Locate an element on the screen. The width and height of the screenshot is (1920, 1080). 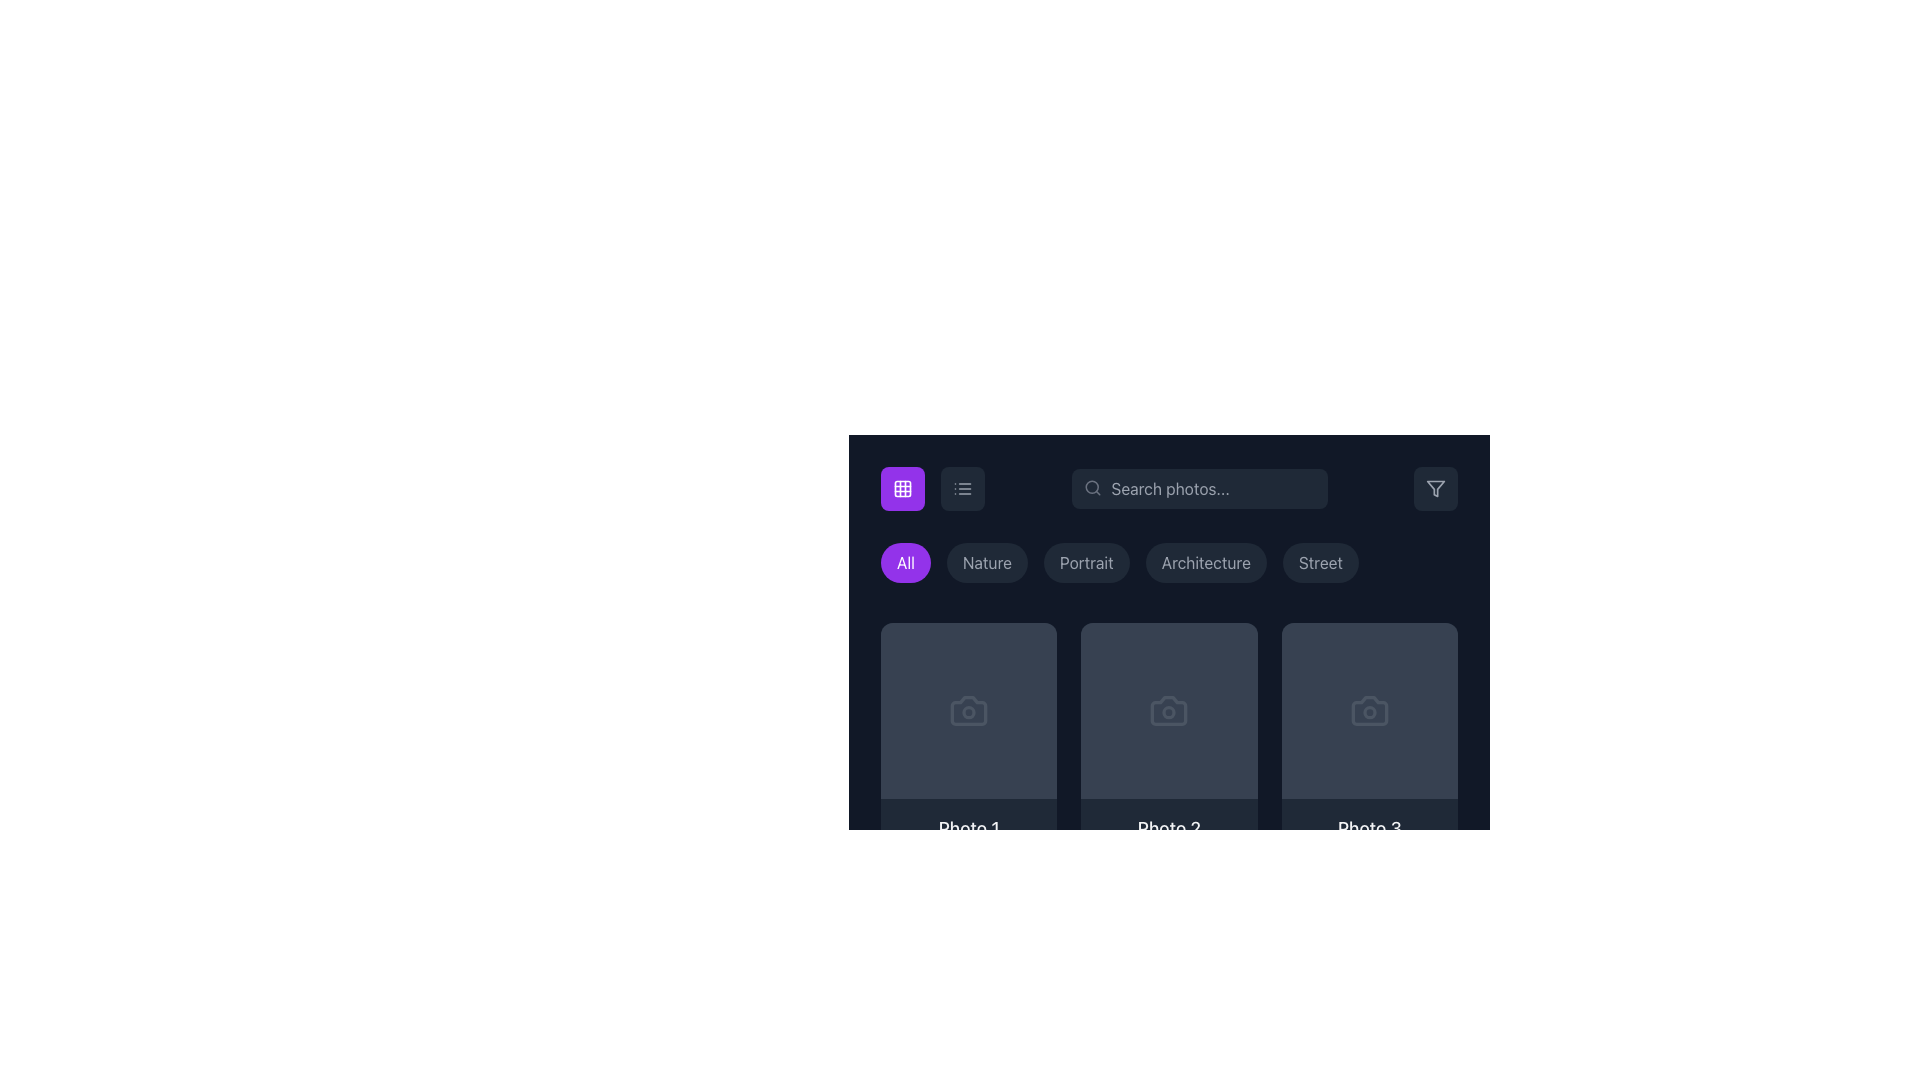
text displayed in the 'Photo 1' label, which is positioned below a dark gray image placeholder in the grid layout is located at coordinates (969, 829).